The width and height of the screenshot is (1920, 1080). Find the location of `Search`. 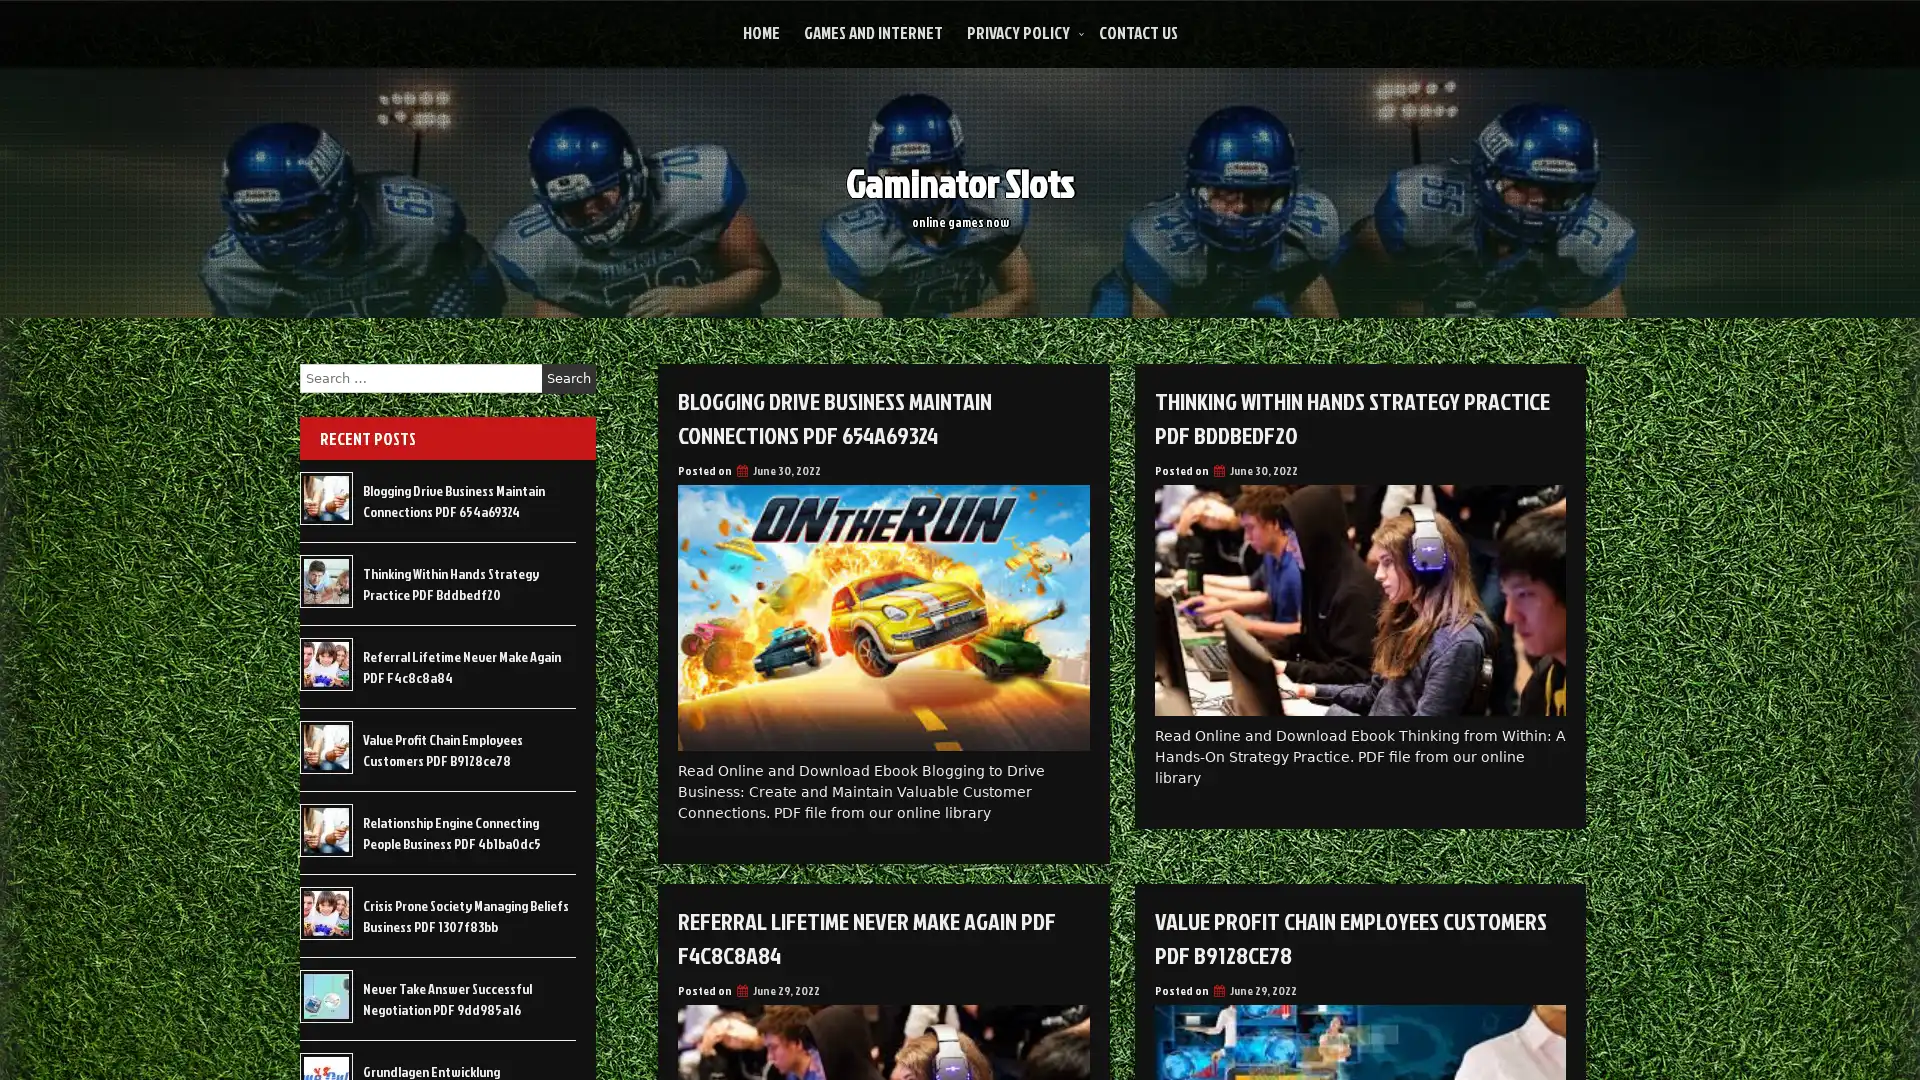

Search is located at coordinates (568, 378).